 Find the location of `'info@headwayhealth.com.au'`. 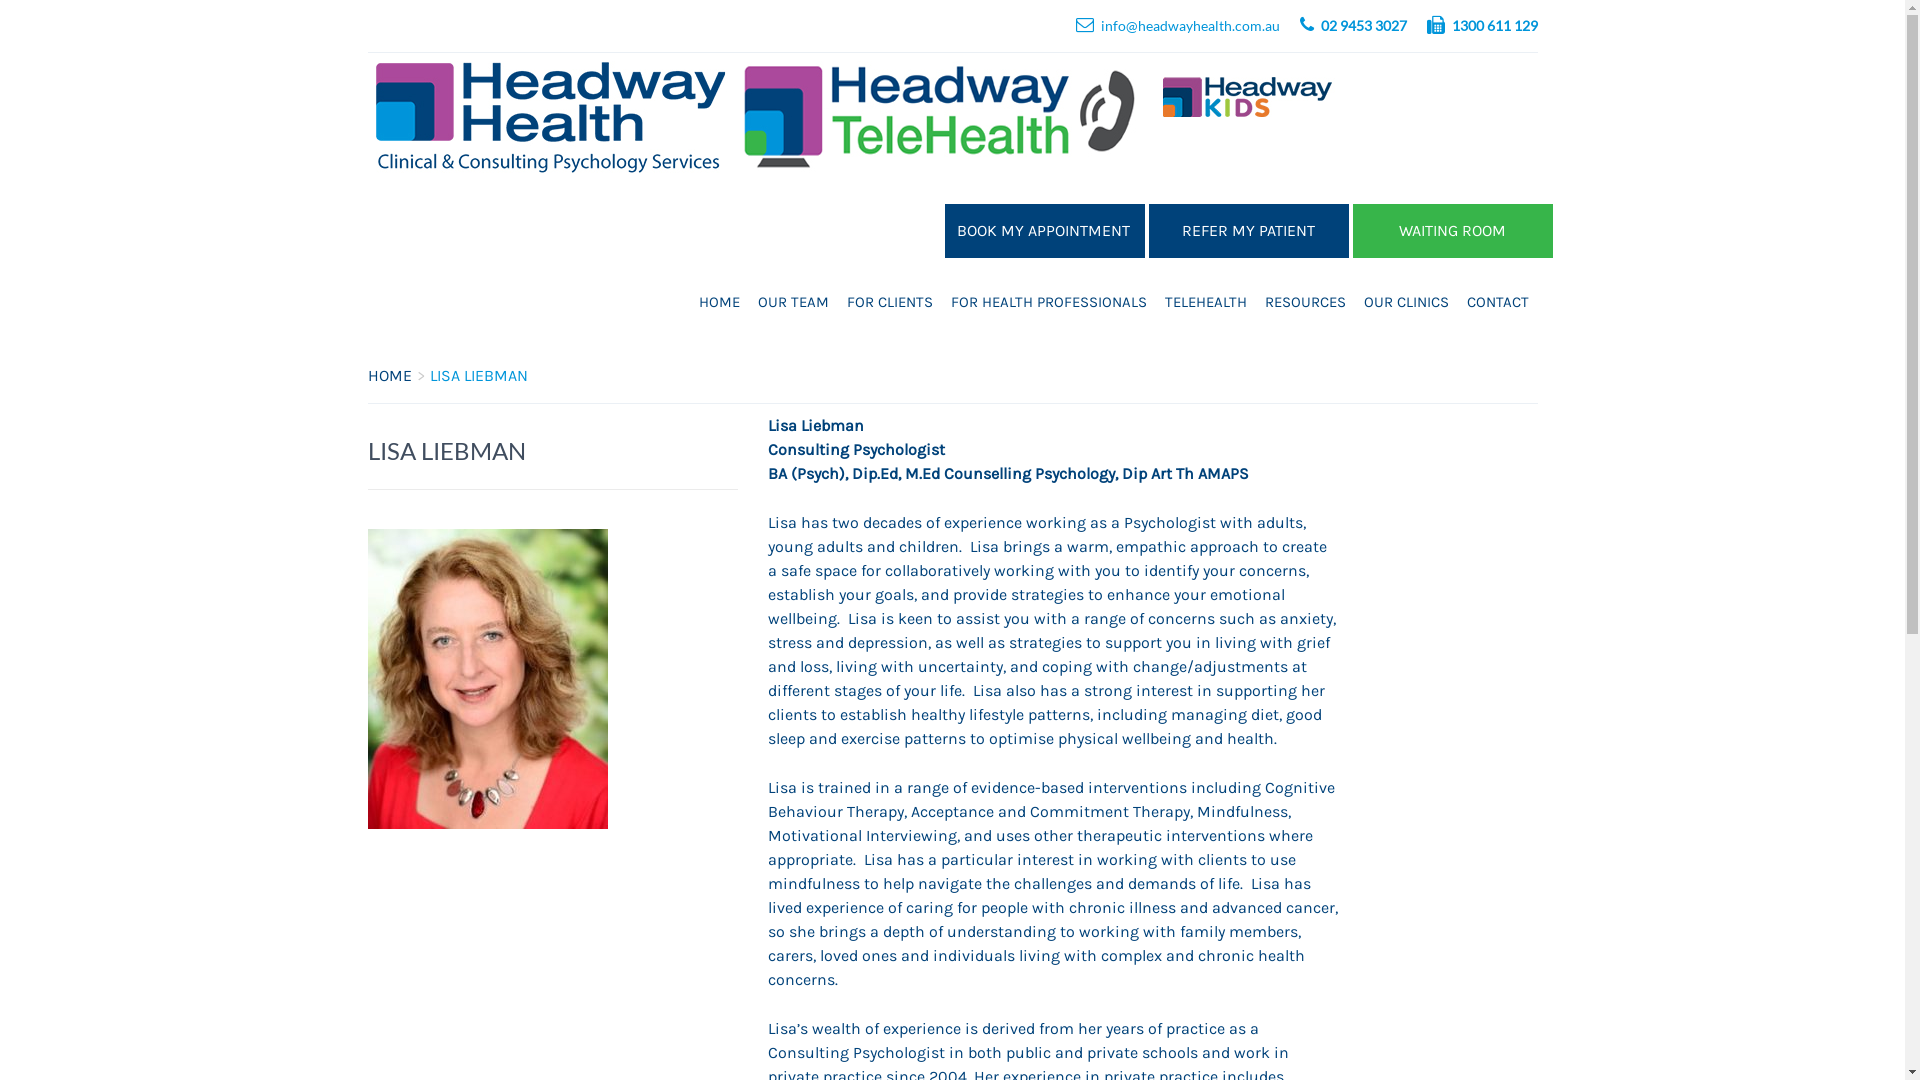

'info@headwayhealth.com.au' is located at coordinates (1189, 25).